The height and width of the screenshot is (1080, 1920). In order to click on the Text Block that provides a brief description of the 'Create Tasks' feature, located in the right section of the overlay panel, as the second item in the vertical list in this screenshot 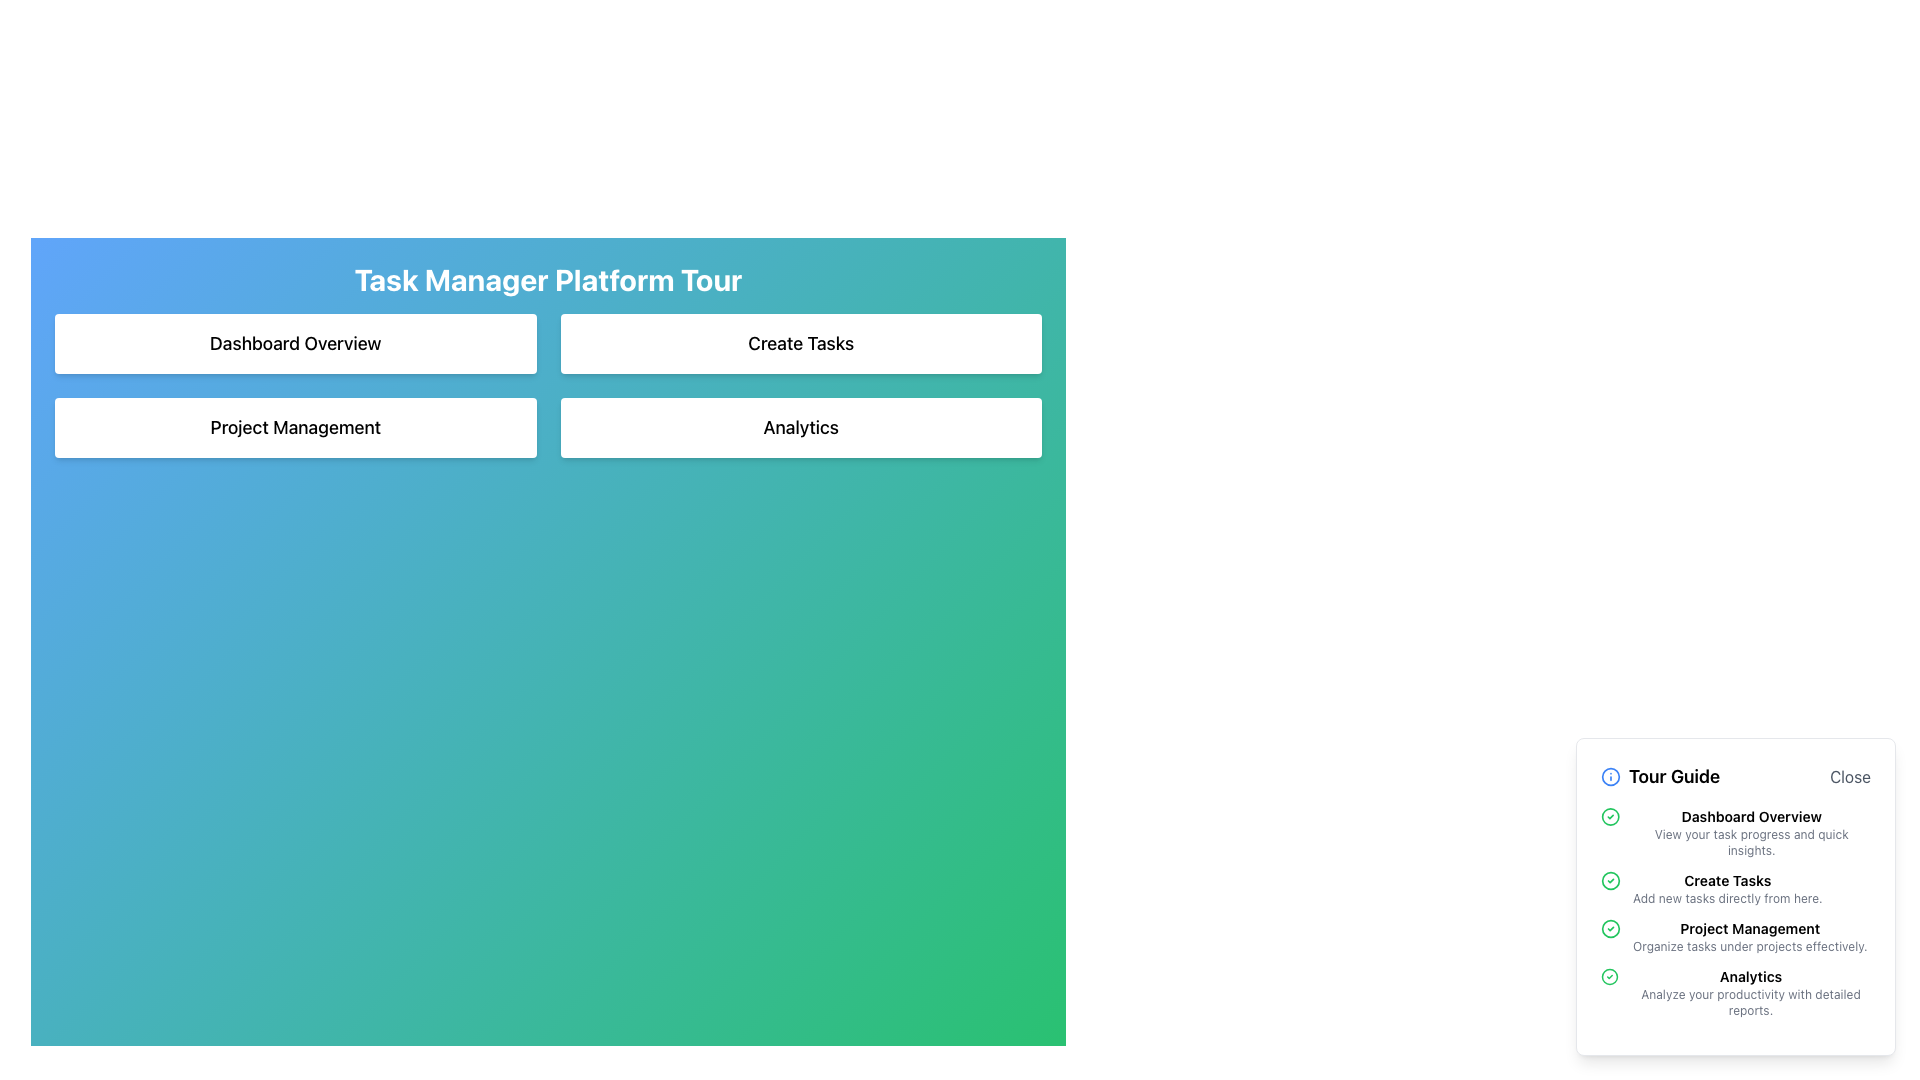, I will do `click(1726, 887)`.